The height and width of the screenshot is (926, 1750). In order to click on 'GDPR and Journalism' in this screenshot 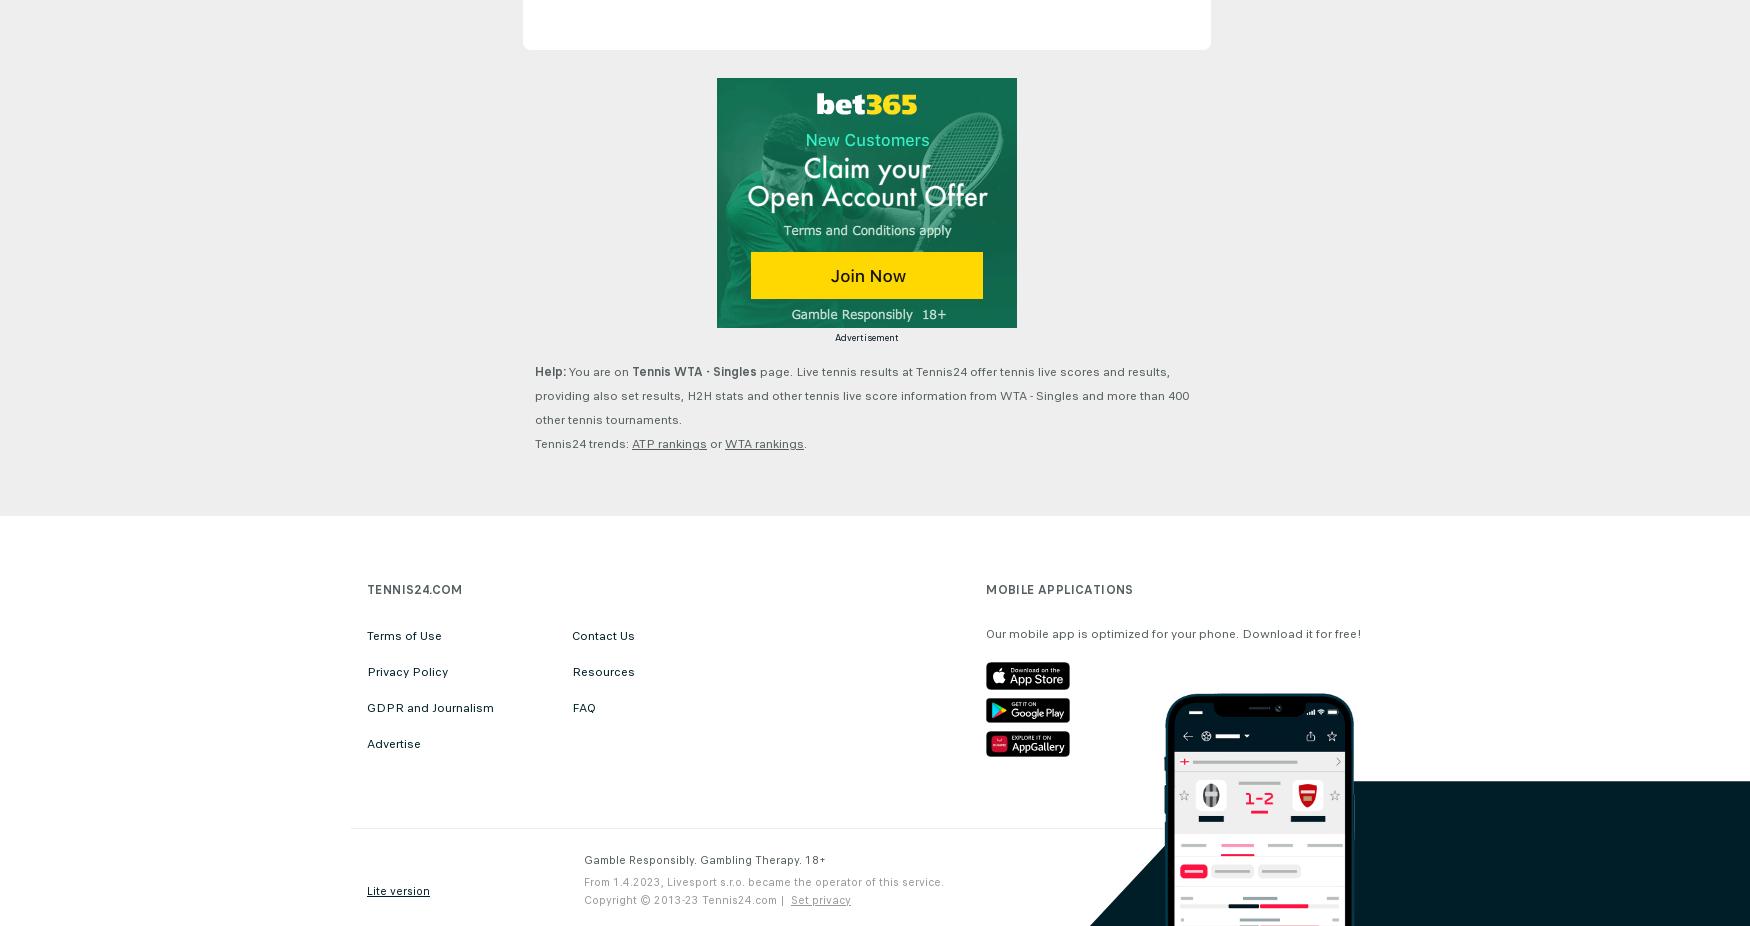, I will do `click(429, 708)`.